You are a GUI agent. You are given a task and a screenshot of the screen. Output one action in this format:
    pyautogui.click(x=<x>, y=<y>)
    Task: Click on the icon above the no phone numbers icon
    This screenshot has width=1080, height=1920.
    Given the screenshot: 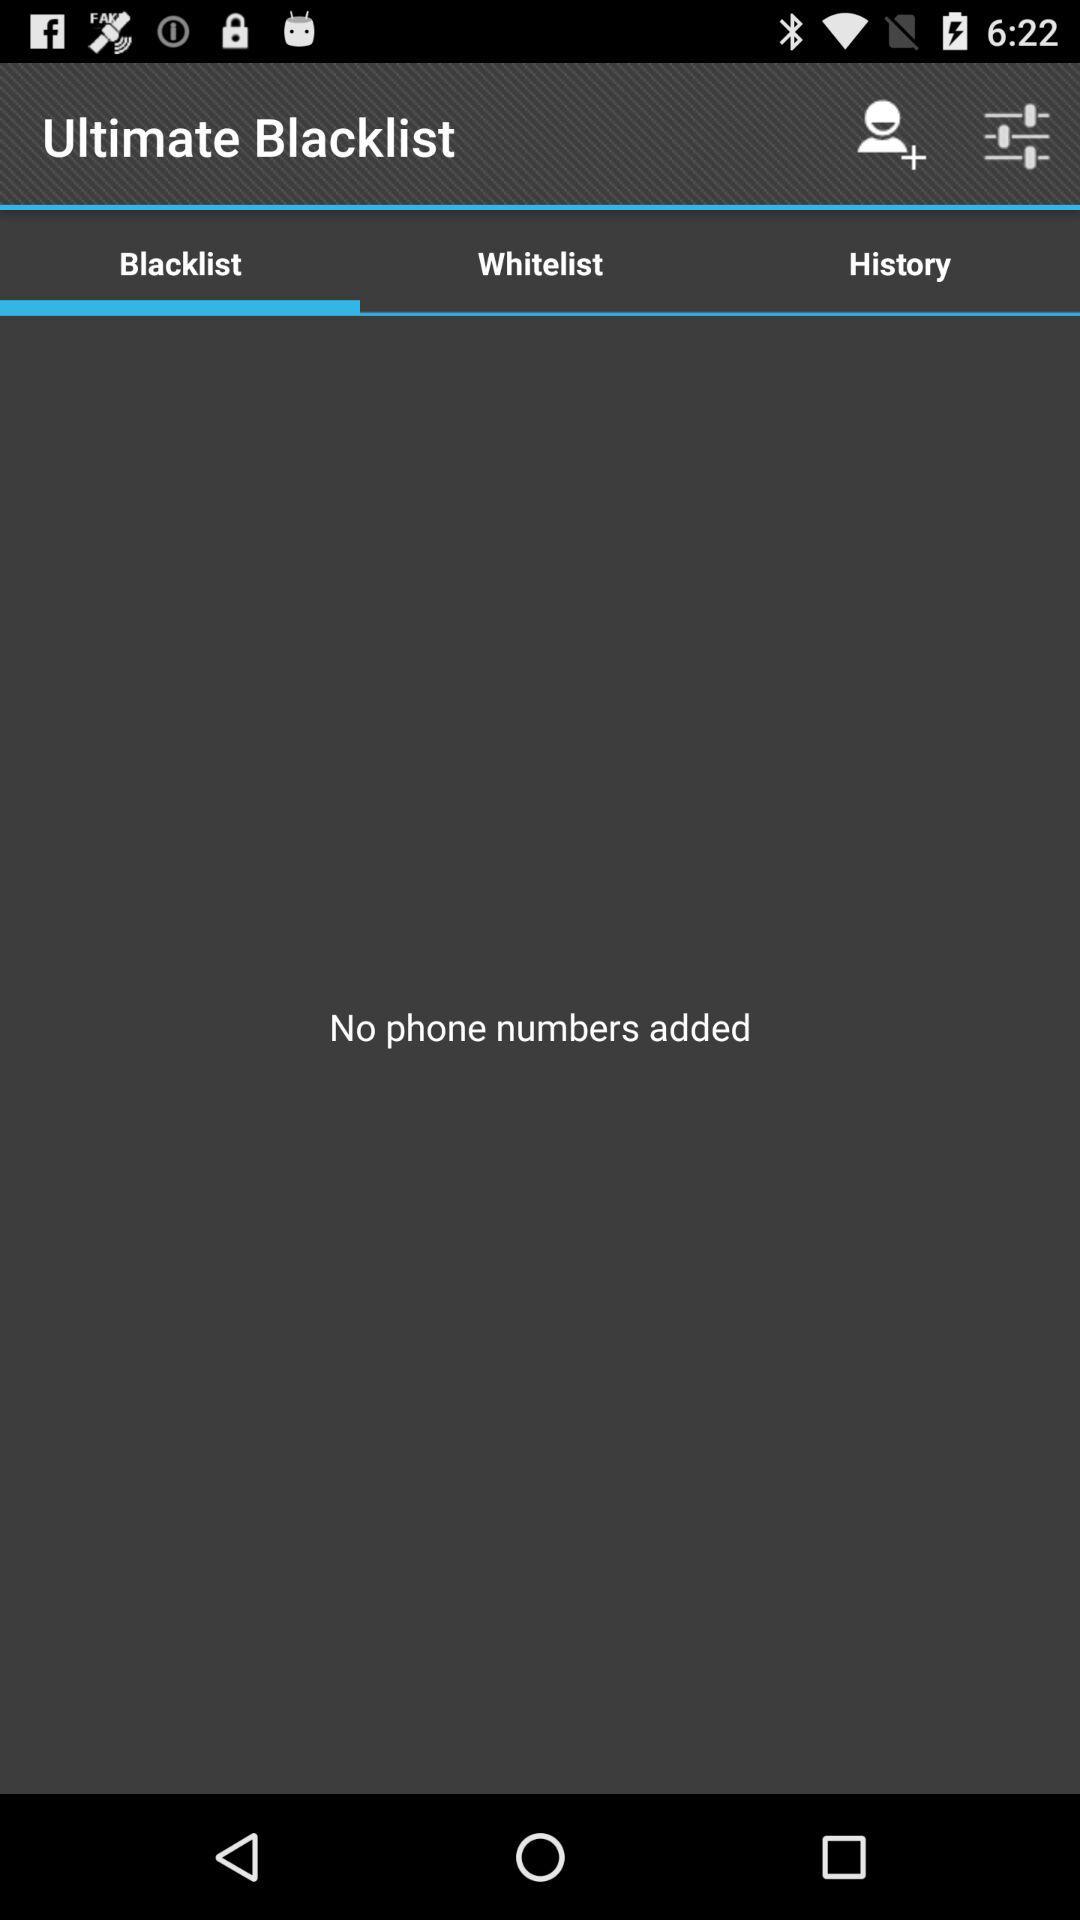 What is the action you would take?
    pyautogui.click(x=540, y=261)
    